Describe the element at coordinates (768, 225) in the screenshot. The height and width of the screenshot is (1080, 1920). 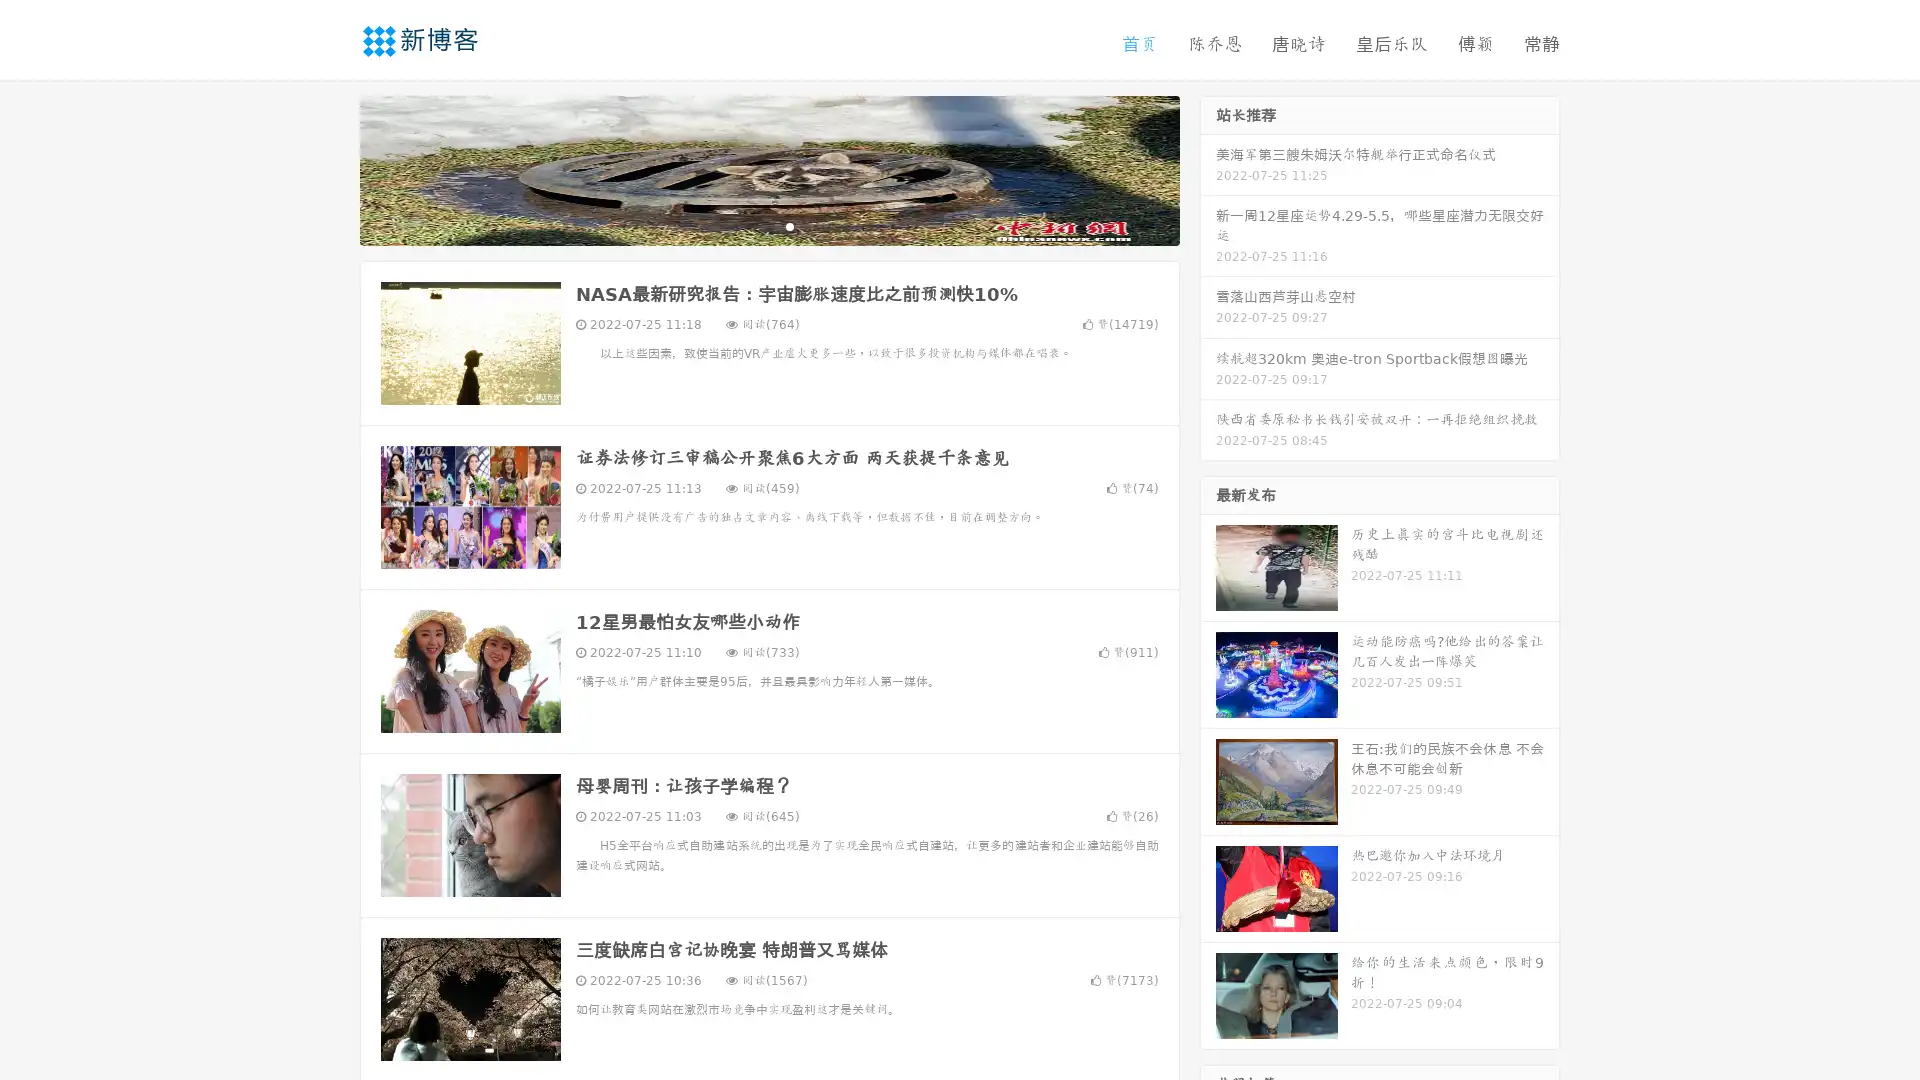
I see `Go to slide 2` at that location.